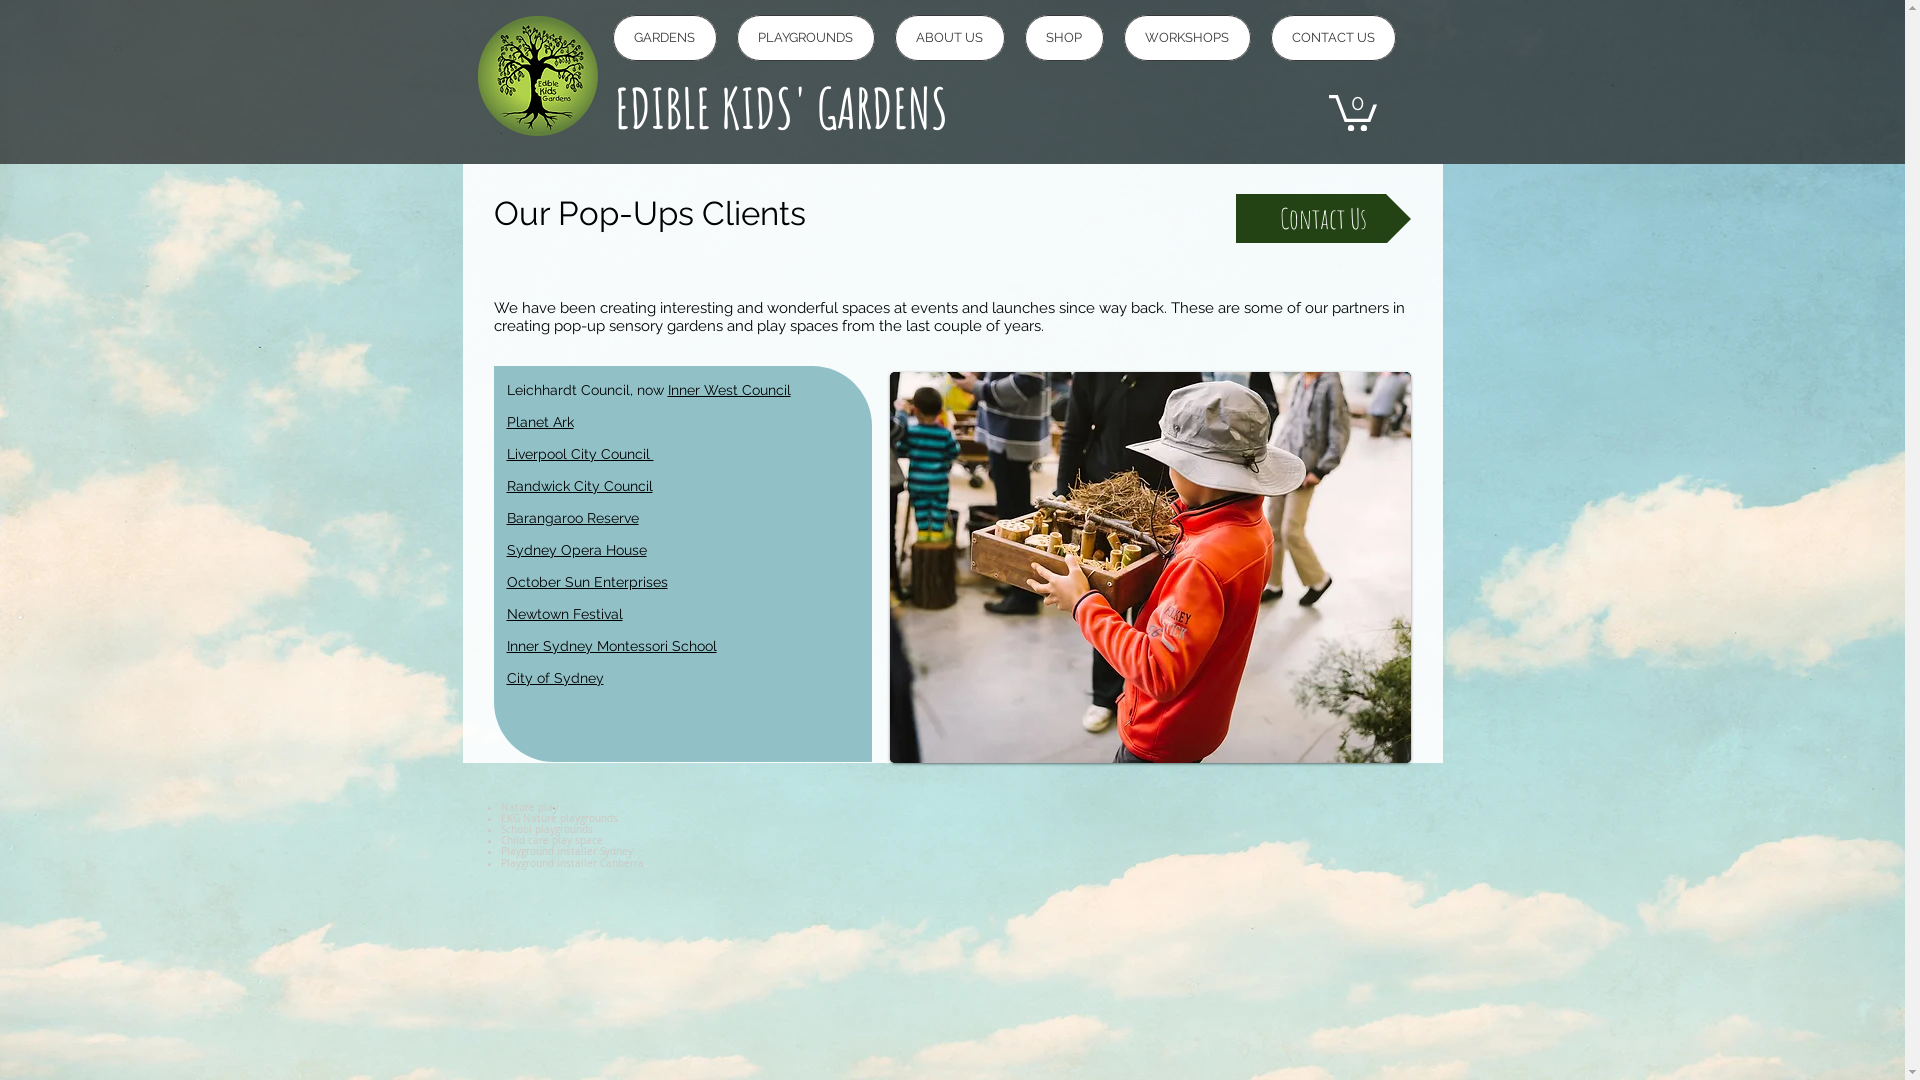  Describe the element at coordinates (609, 645) in the screenshot. I see `'Inner Sydney Montessori School'` at that location.